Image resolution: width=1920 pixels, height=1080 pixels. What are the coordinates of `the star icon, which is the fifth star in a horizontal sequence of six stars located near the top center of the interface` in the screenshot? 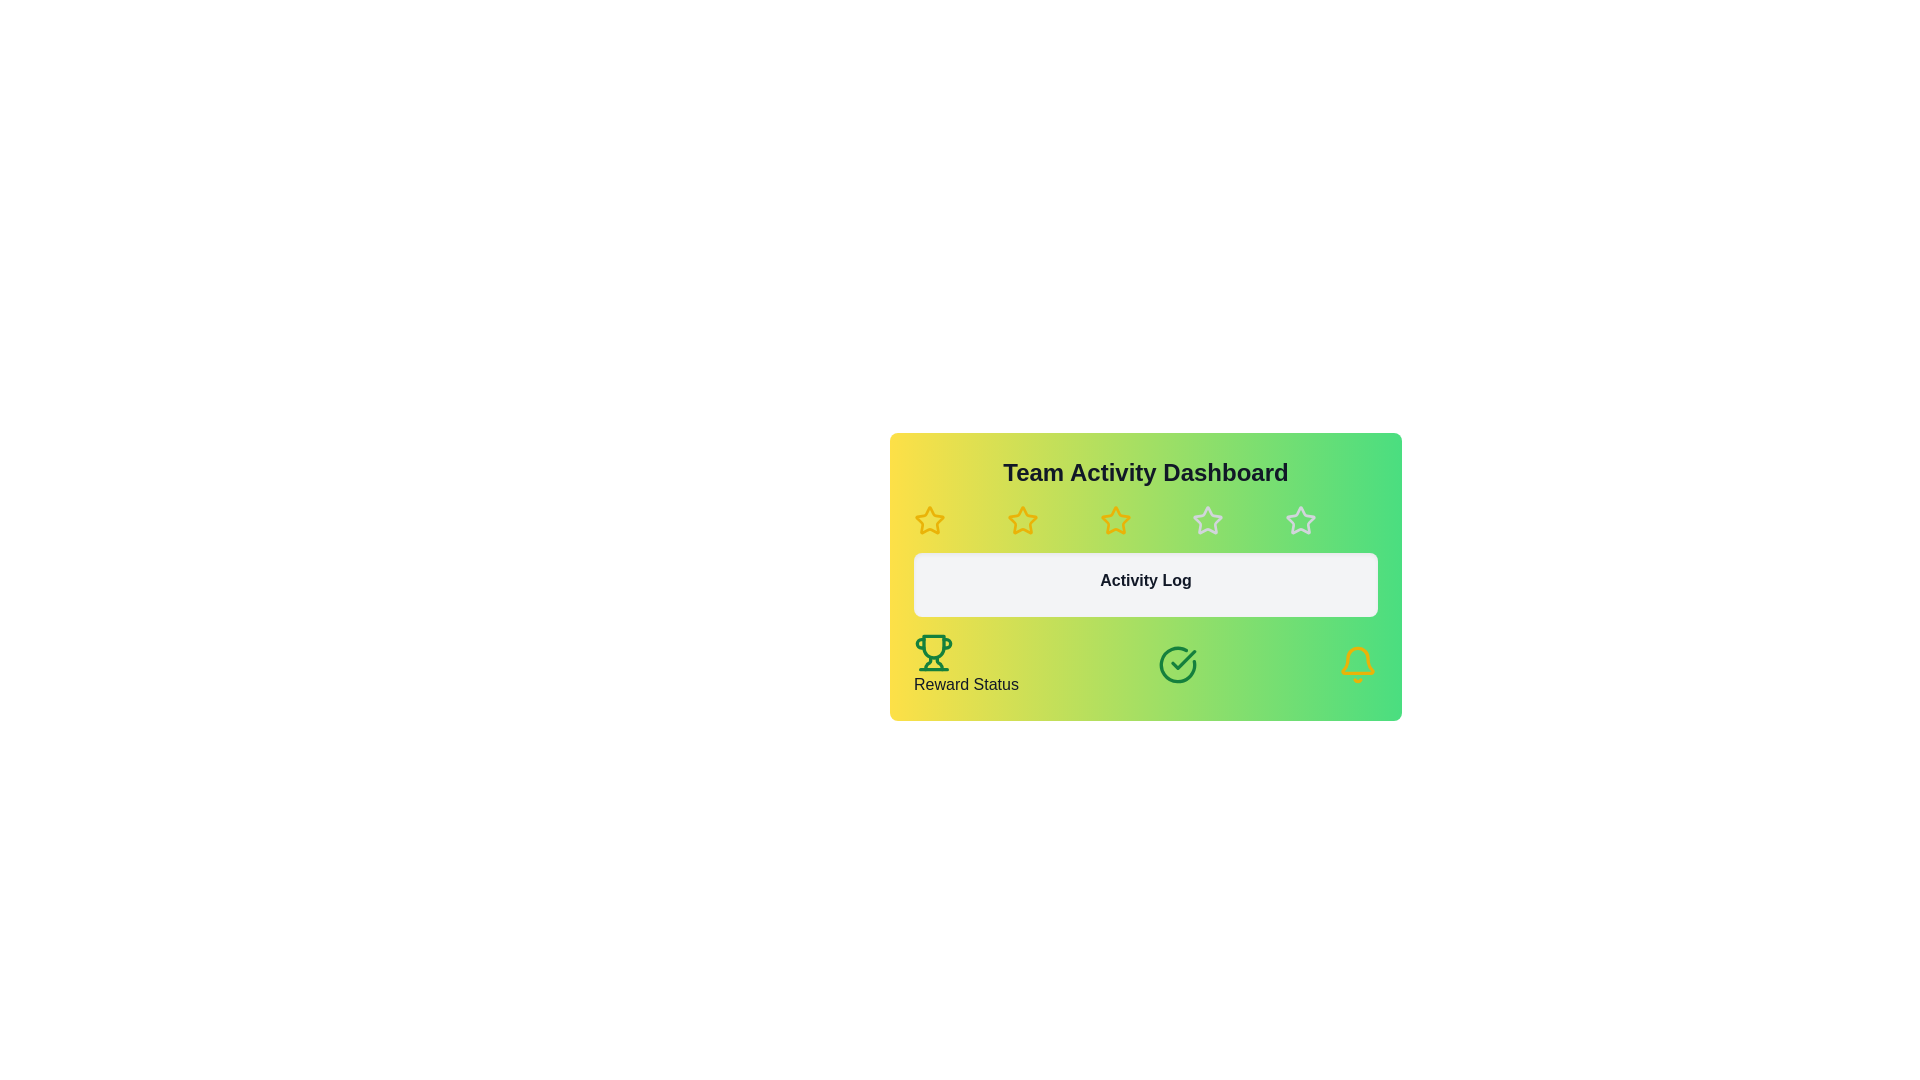 It's located at (1301, 519).